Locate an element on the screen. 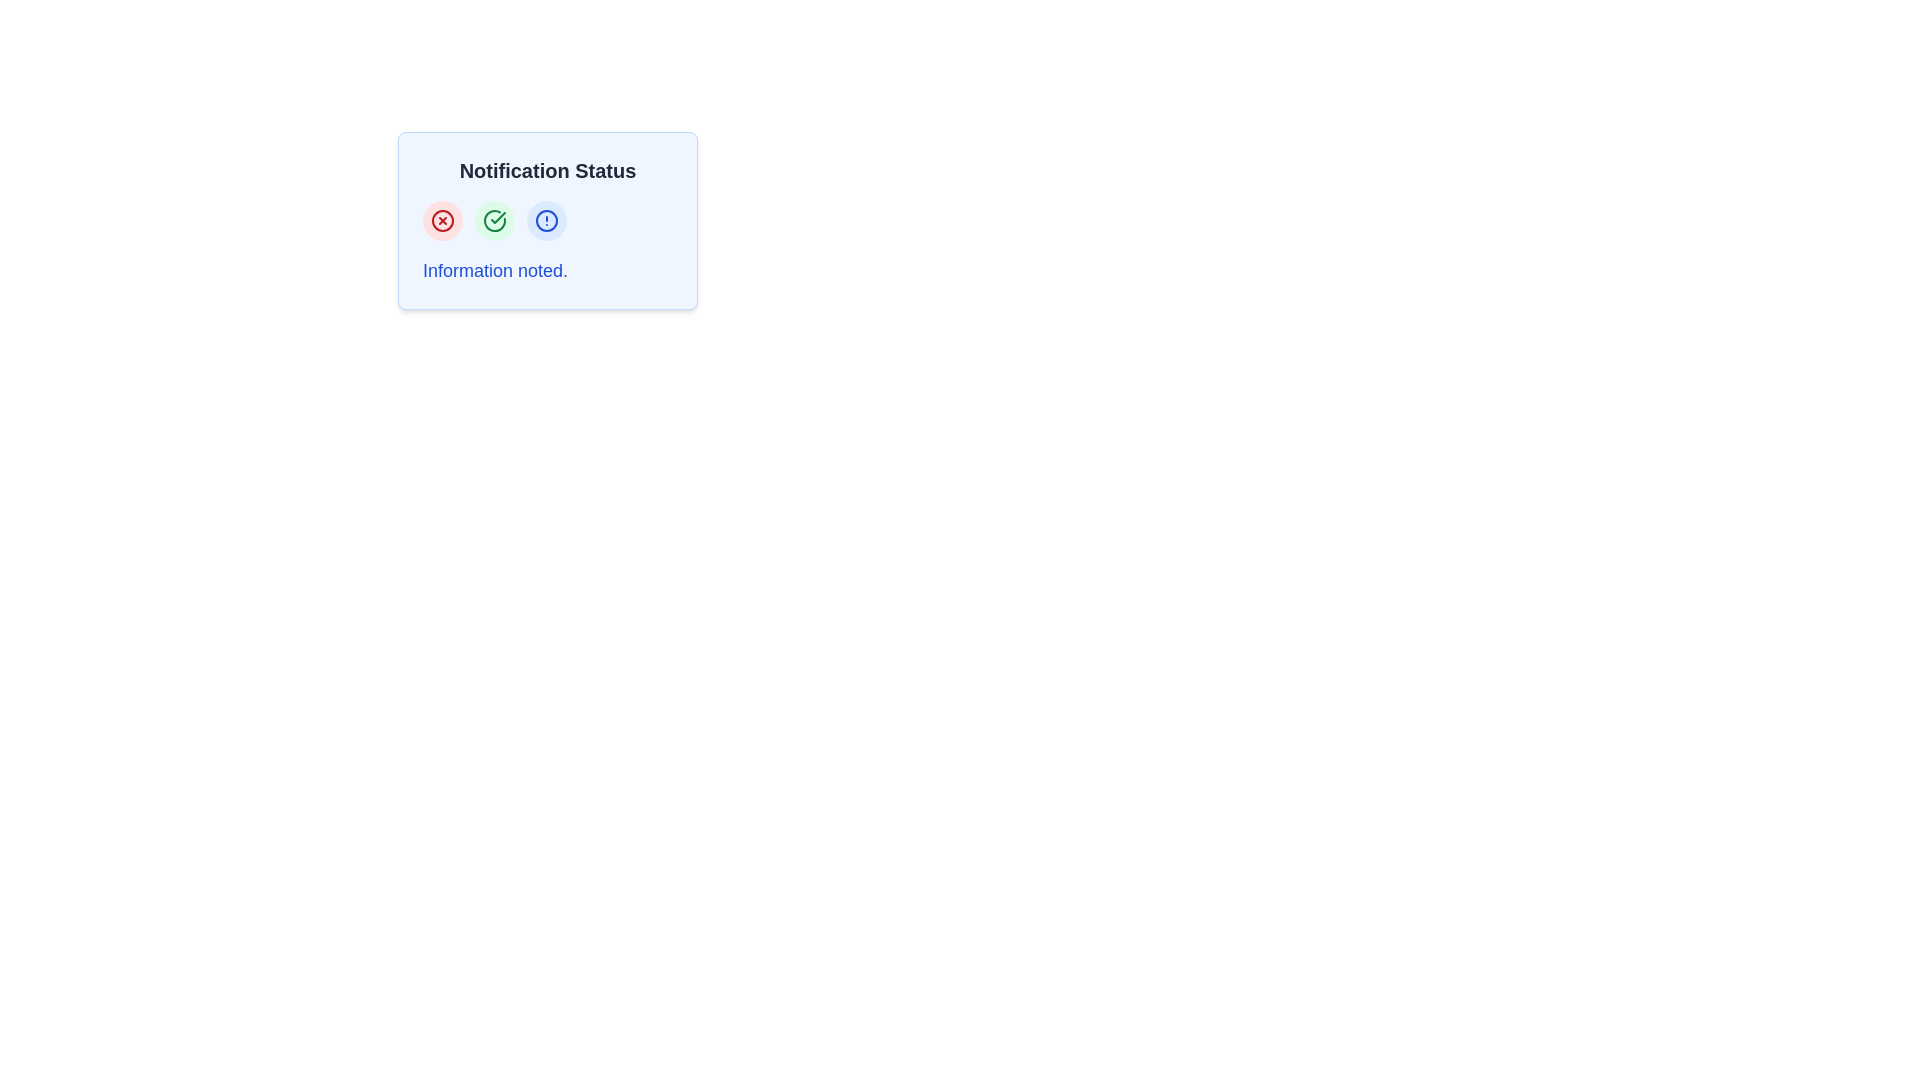 The height and width of the screenshot is (1080, 1920). the red circular cancel icon with a white X symbol is located at coordinates (441, 220).